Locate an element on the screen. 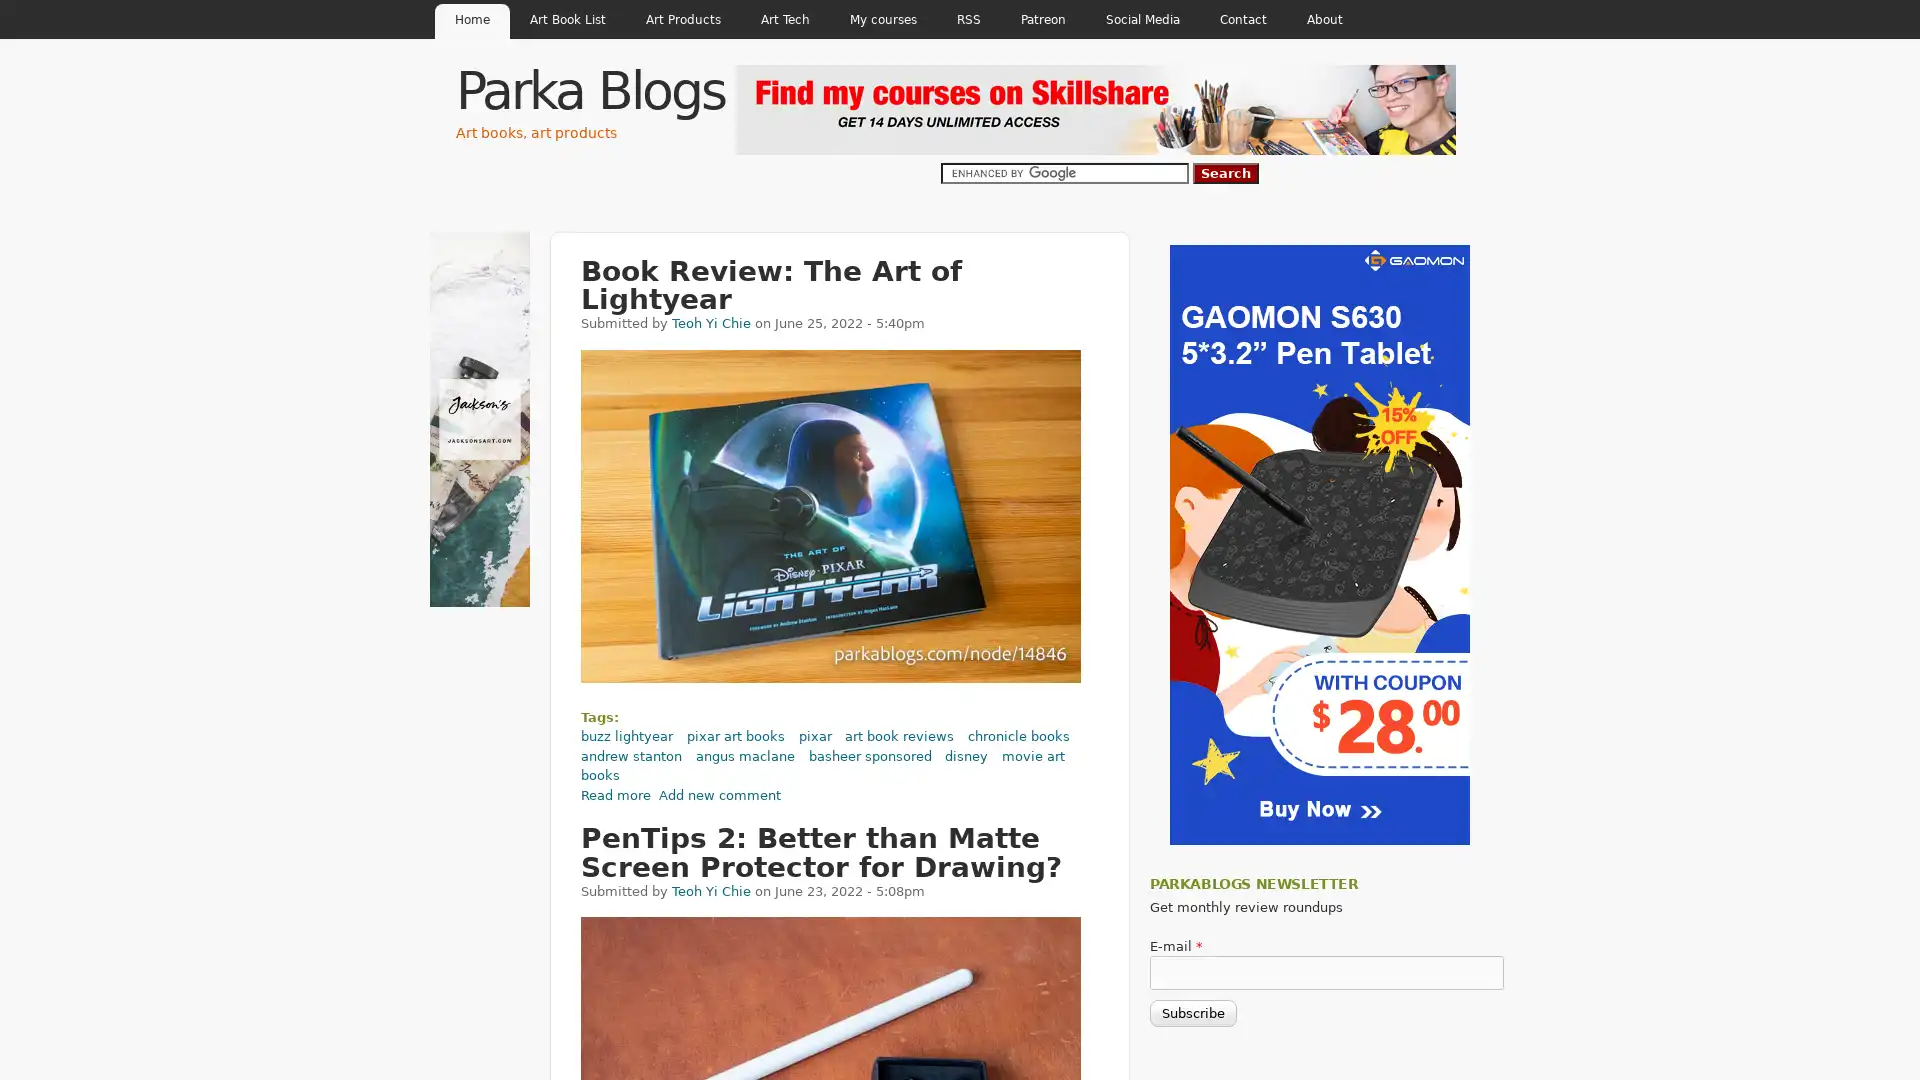 The width and height of the screenshot is (1920, 1080). Subscribe is located at coordinates (1193, 1012).